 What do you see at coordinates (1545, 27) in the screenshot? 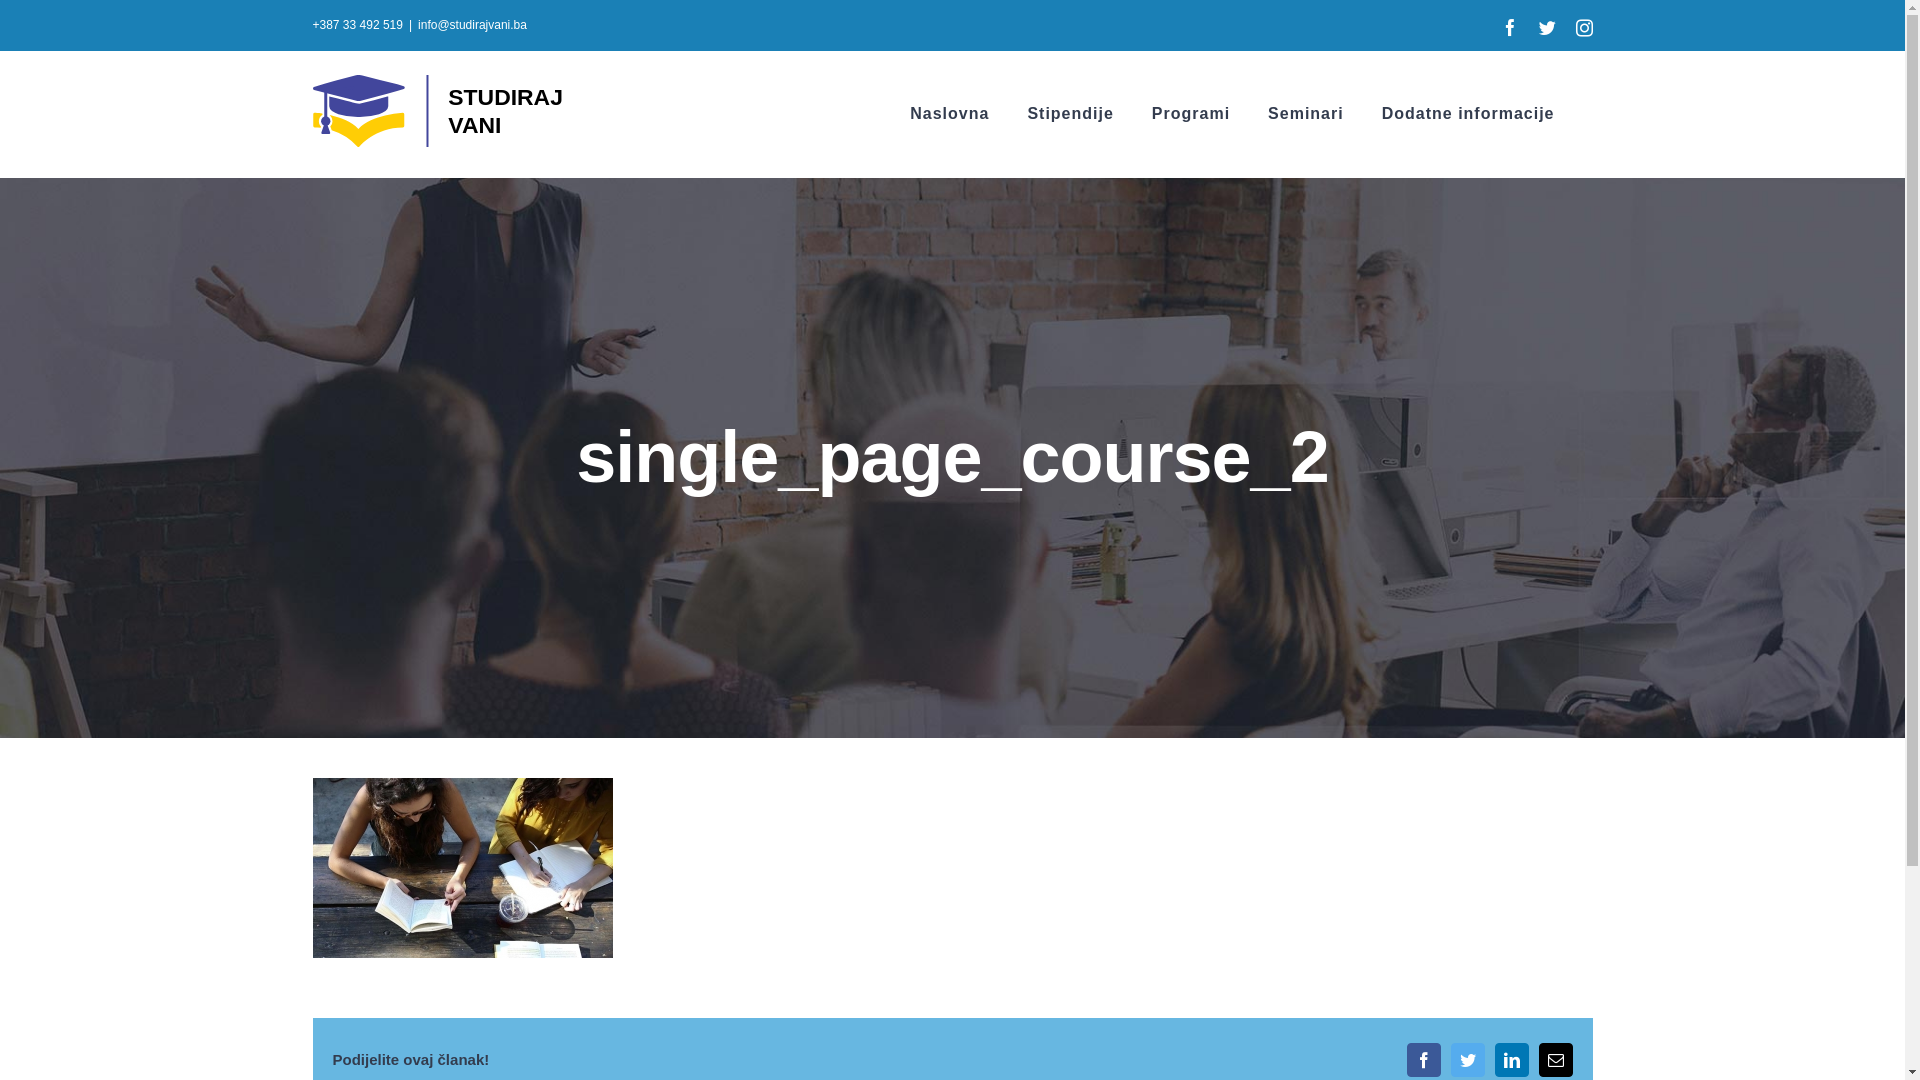
I see `'Twitter'` at bounding box center [1545, 27].